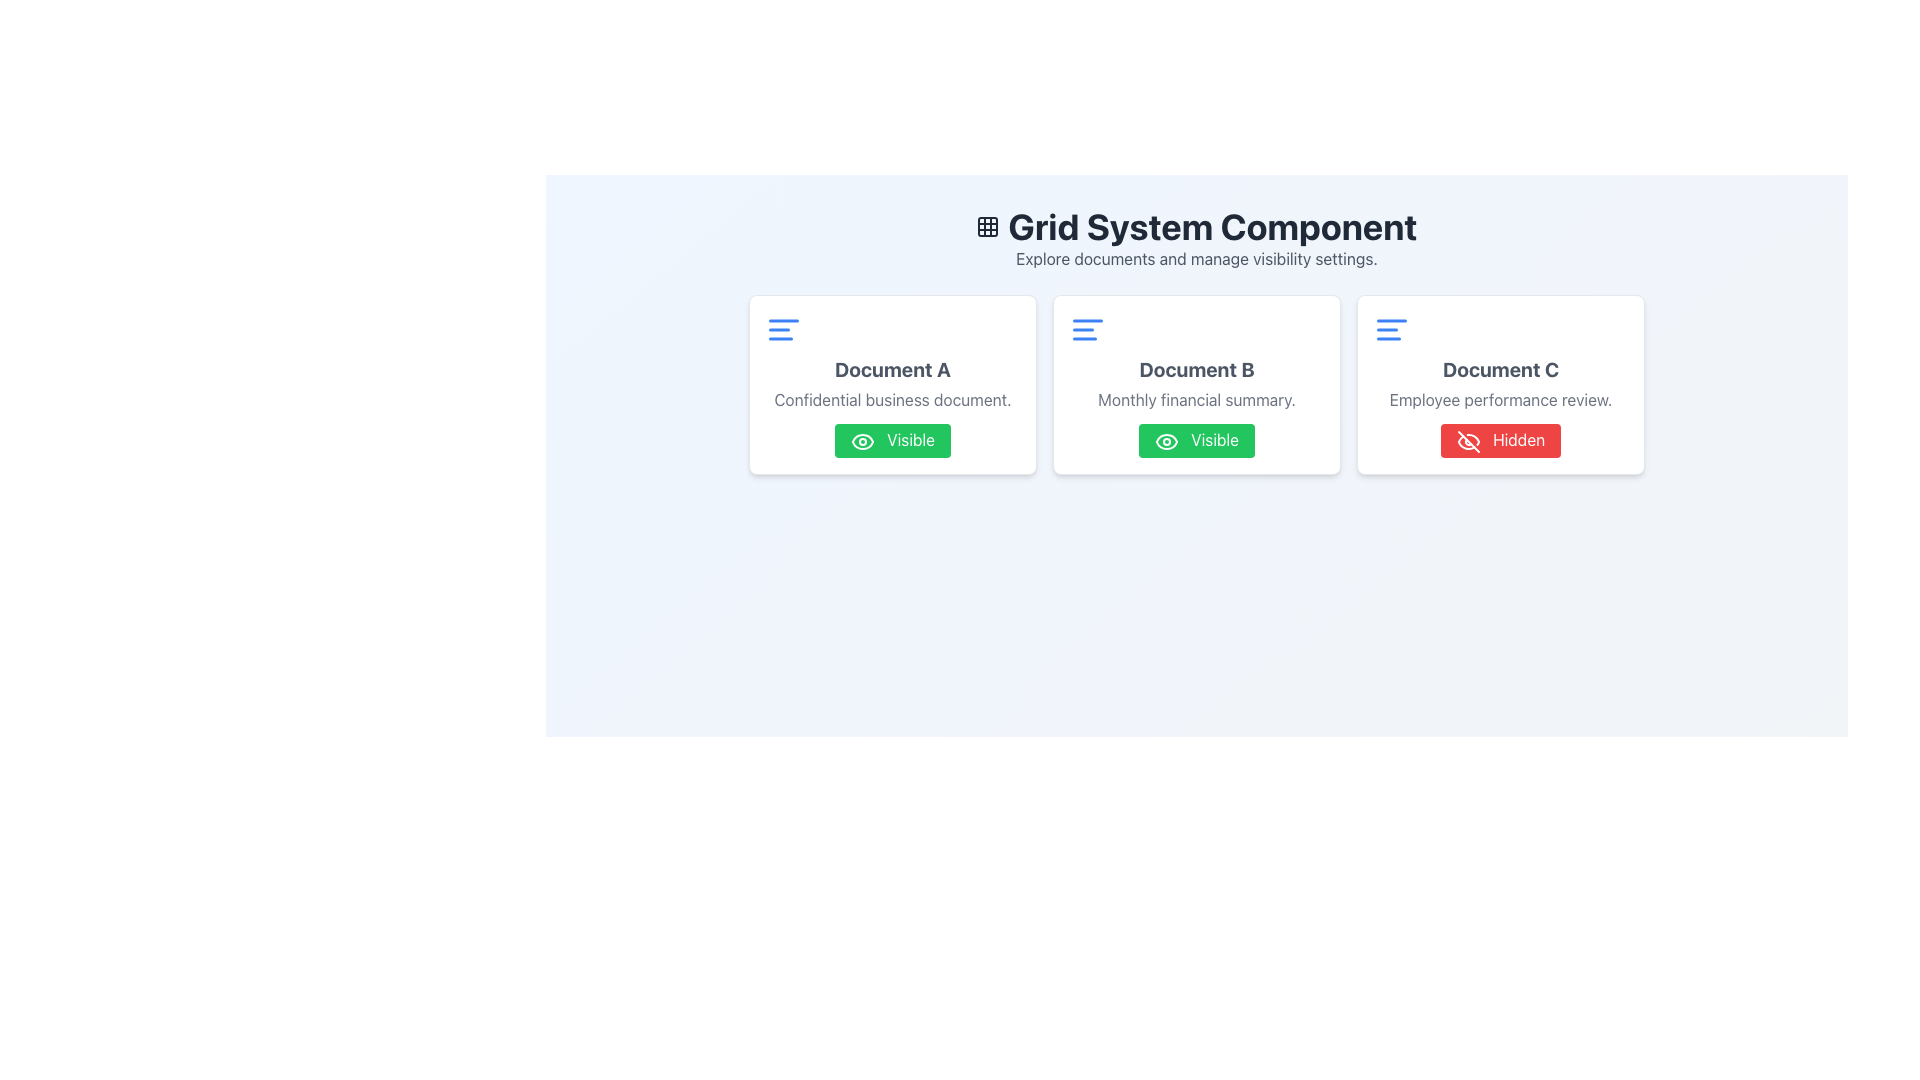 This screenshot has height=1080, width=1920. What do you see at coordinates (1501, 370) in the screenshot?
I see `the text label component that identifies the title of the document in the rightmost card of a three-card grid layout under 'Document C'` at bounding box center [1501, 370].